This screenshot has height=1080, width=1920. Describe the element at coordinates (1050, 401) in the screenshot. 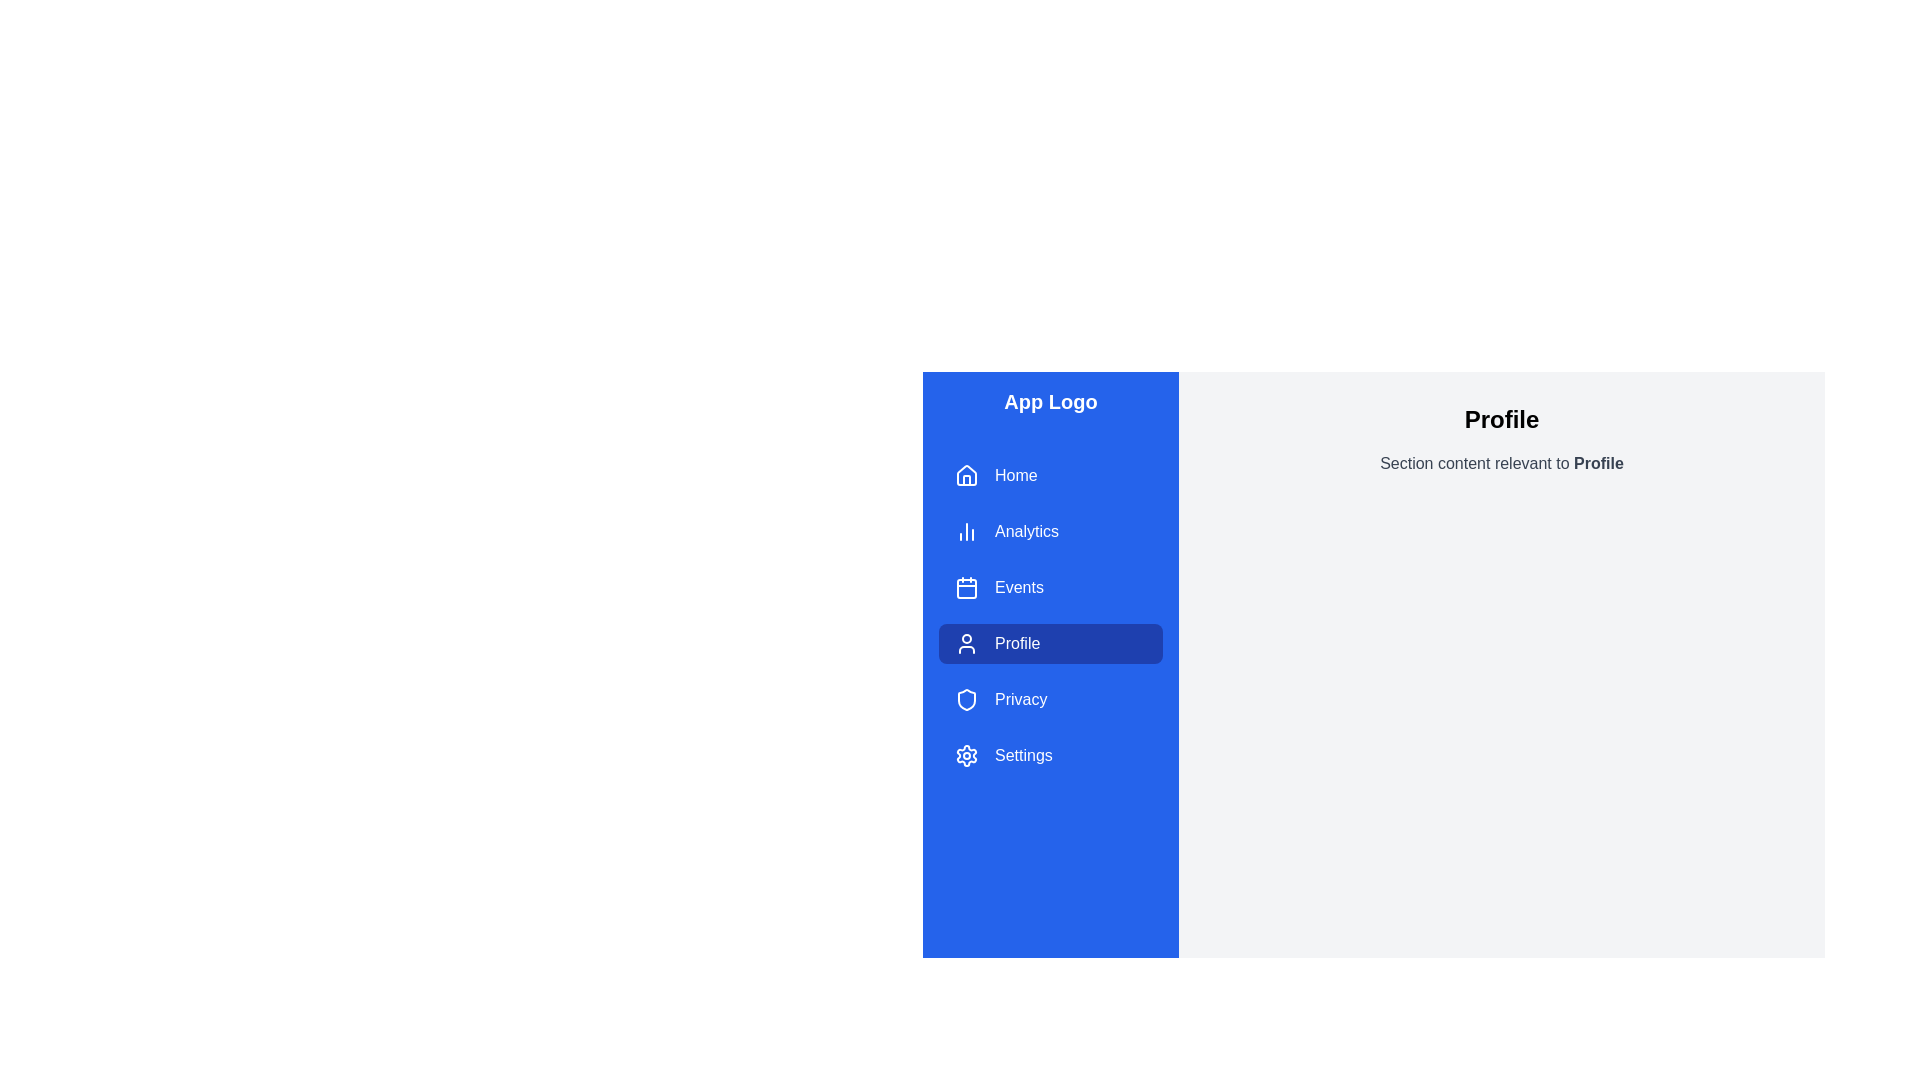

I see `the static text component displaying the application's logo or name, which is located at the top of the left sidebar navigation panel above the 'Home' navigation item` at that location.